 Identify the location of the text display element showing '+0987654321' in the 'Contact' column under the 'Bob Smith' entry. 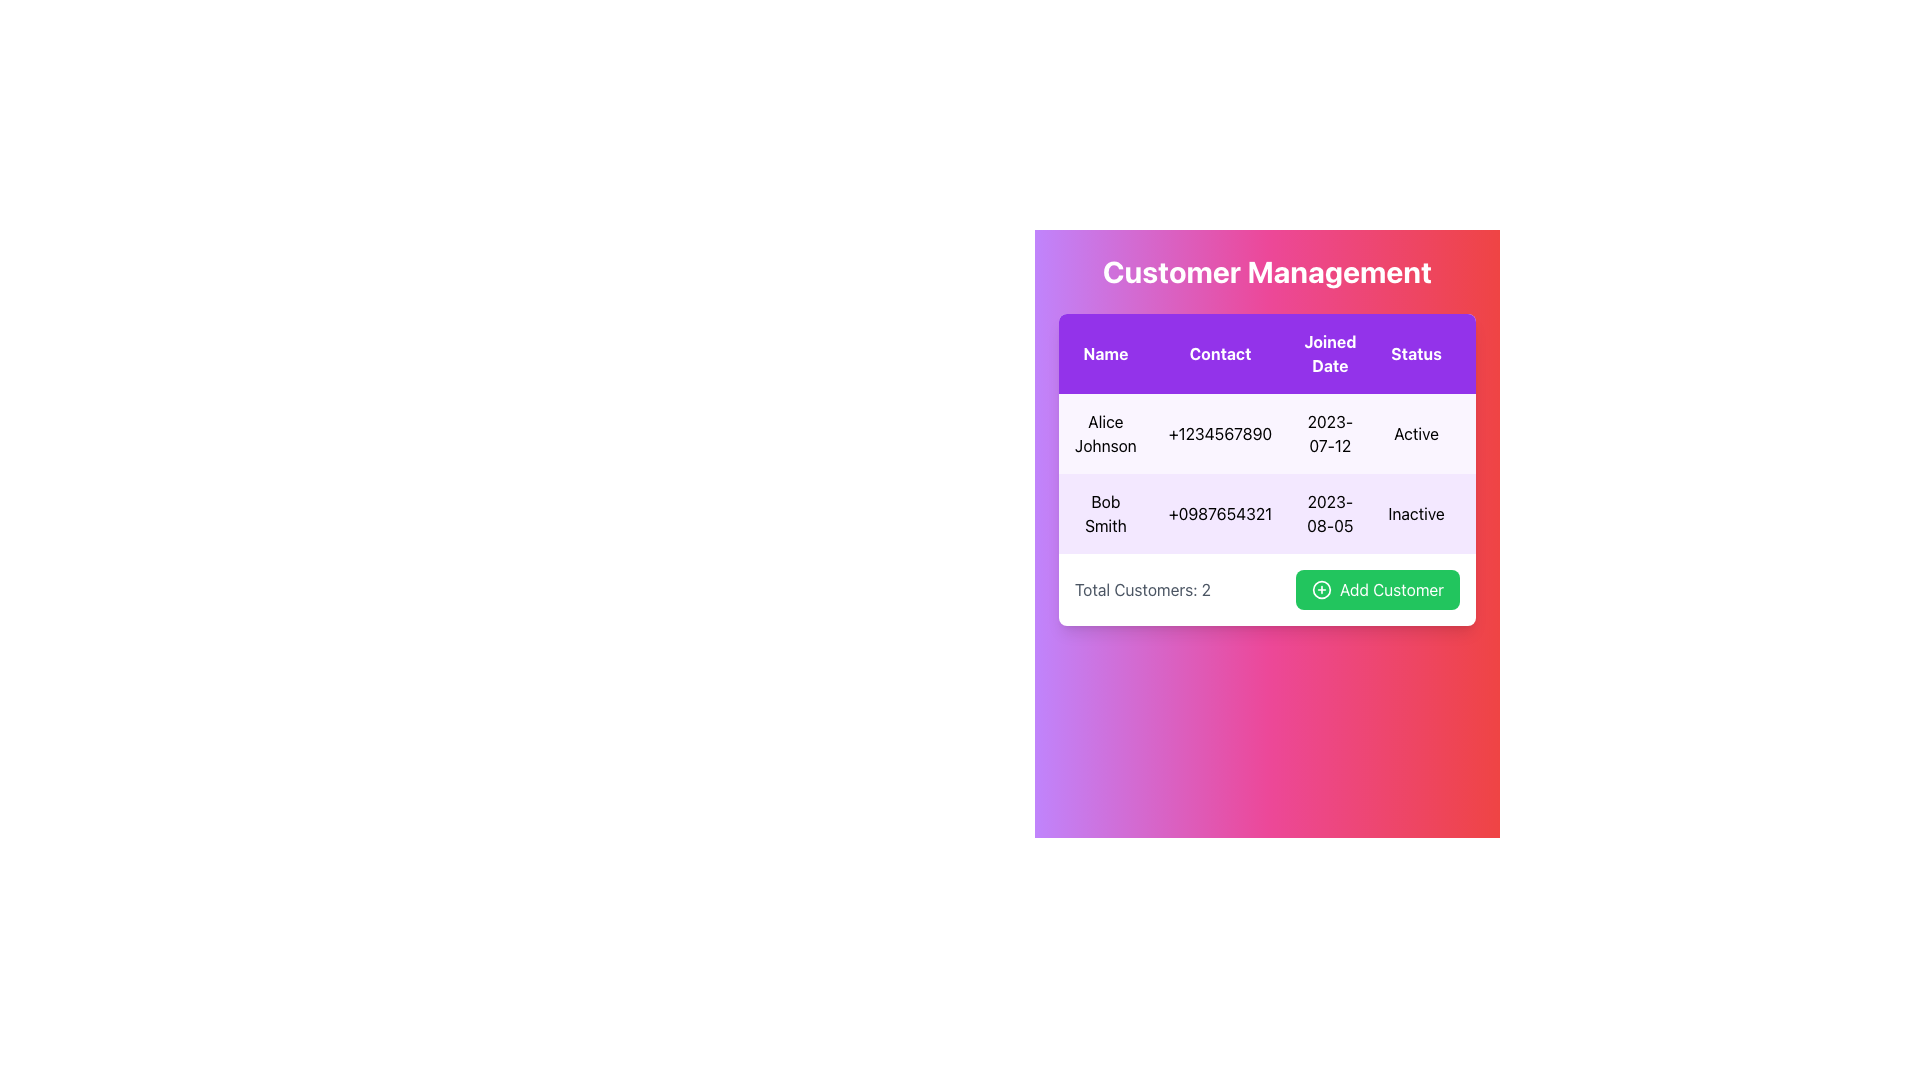
(1219, 512).